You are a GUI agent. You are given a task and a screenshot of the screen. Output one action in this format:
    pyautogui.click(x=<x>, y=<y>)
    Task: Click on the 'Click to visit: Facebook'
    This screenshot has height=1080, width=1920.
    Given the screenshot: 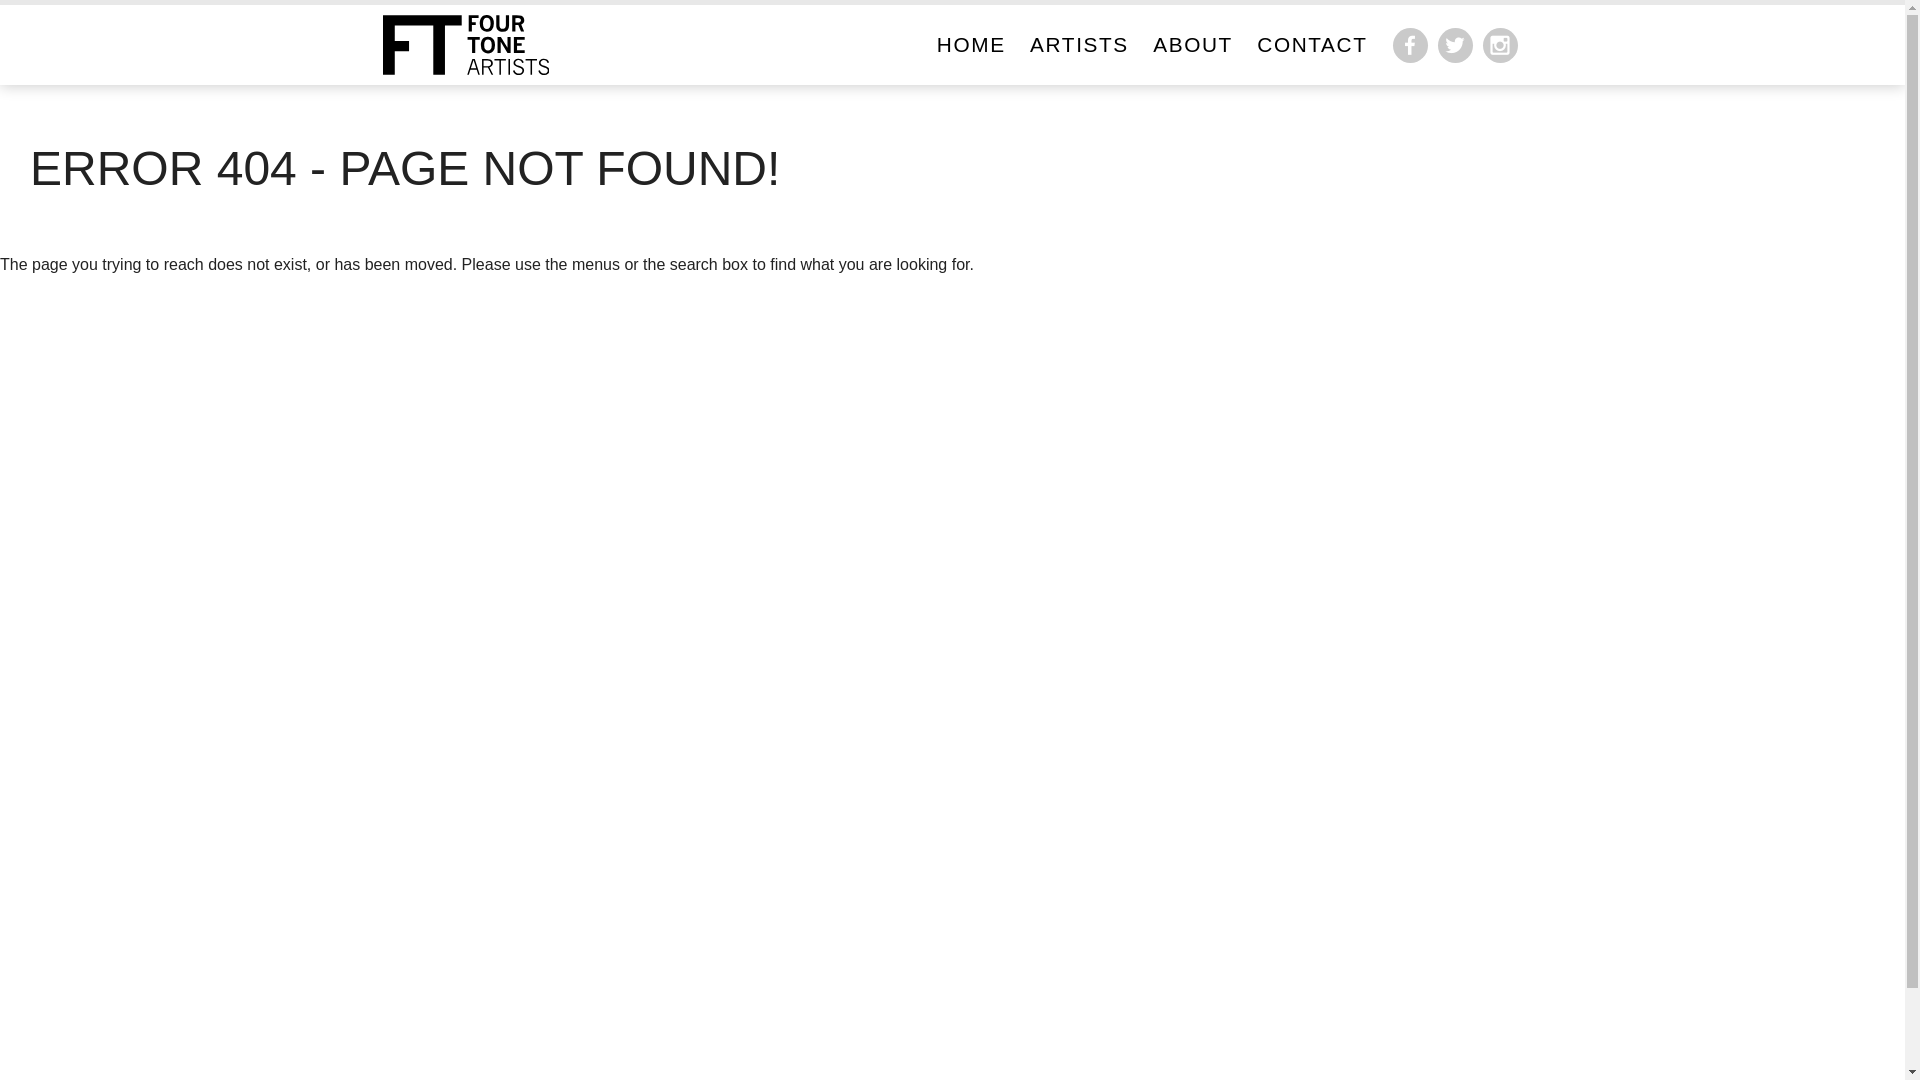 What is the action you would take?
    pyautogui.click(x=1408, y=45)
    